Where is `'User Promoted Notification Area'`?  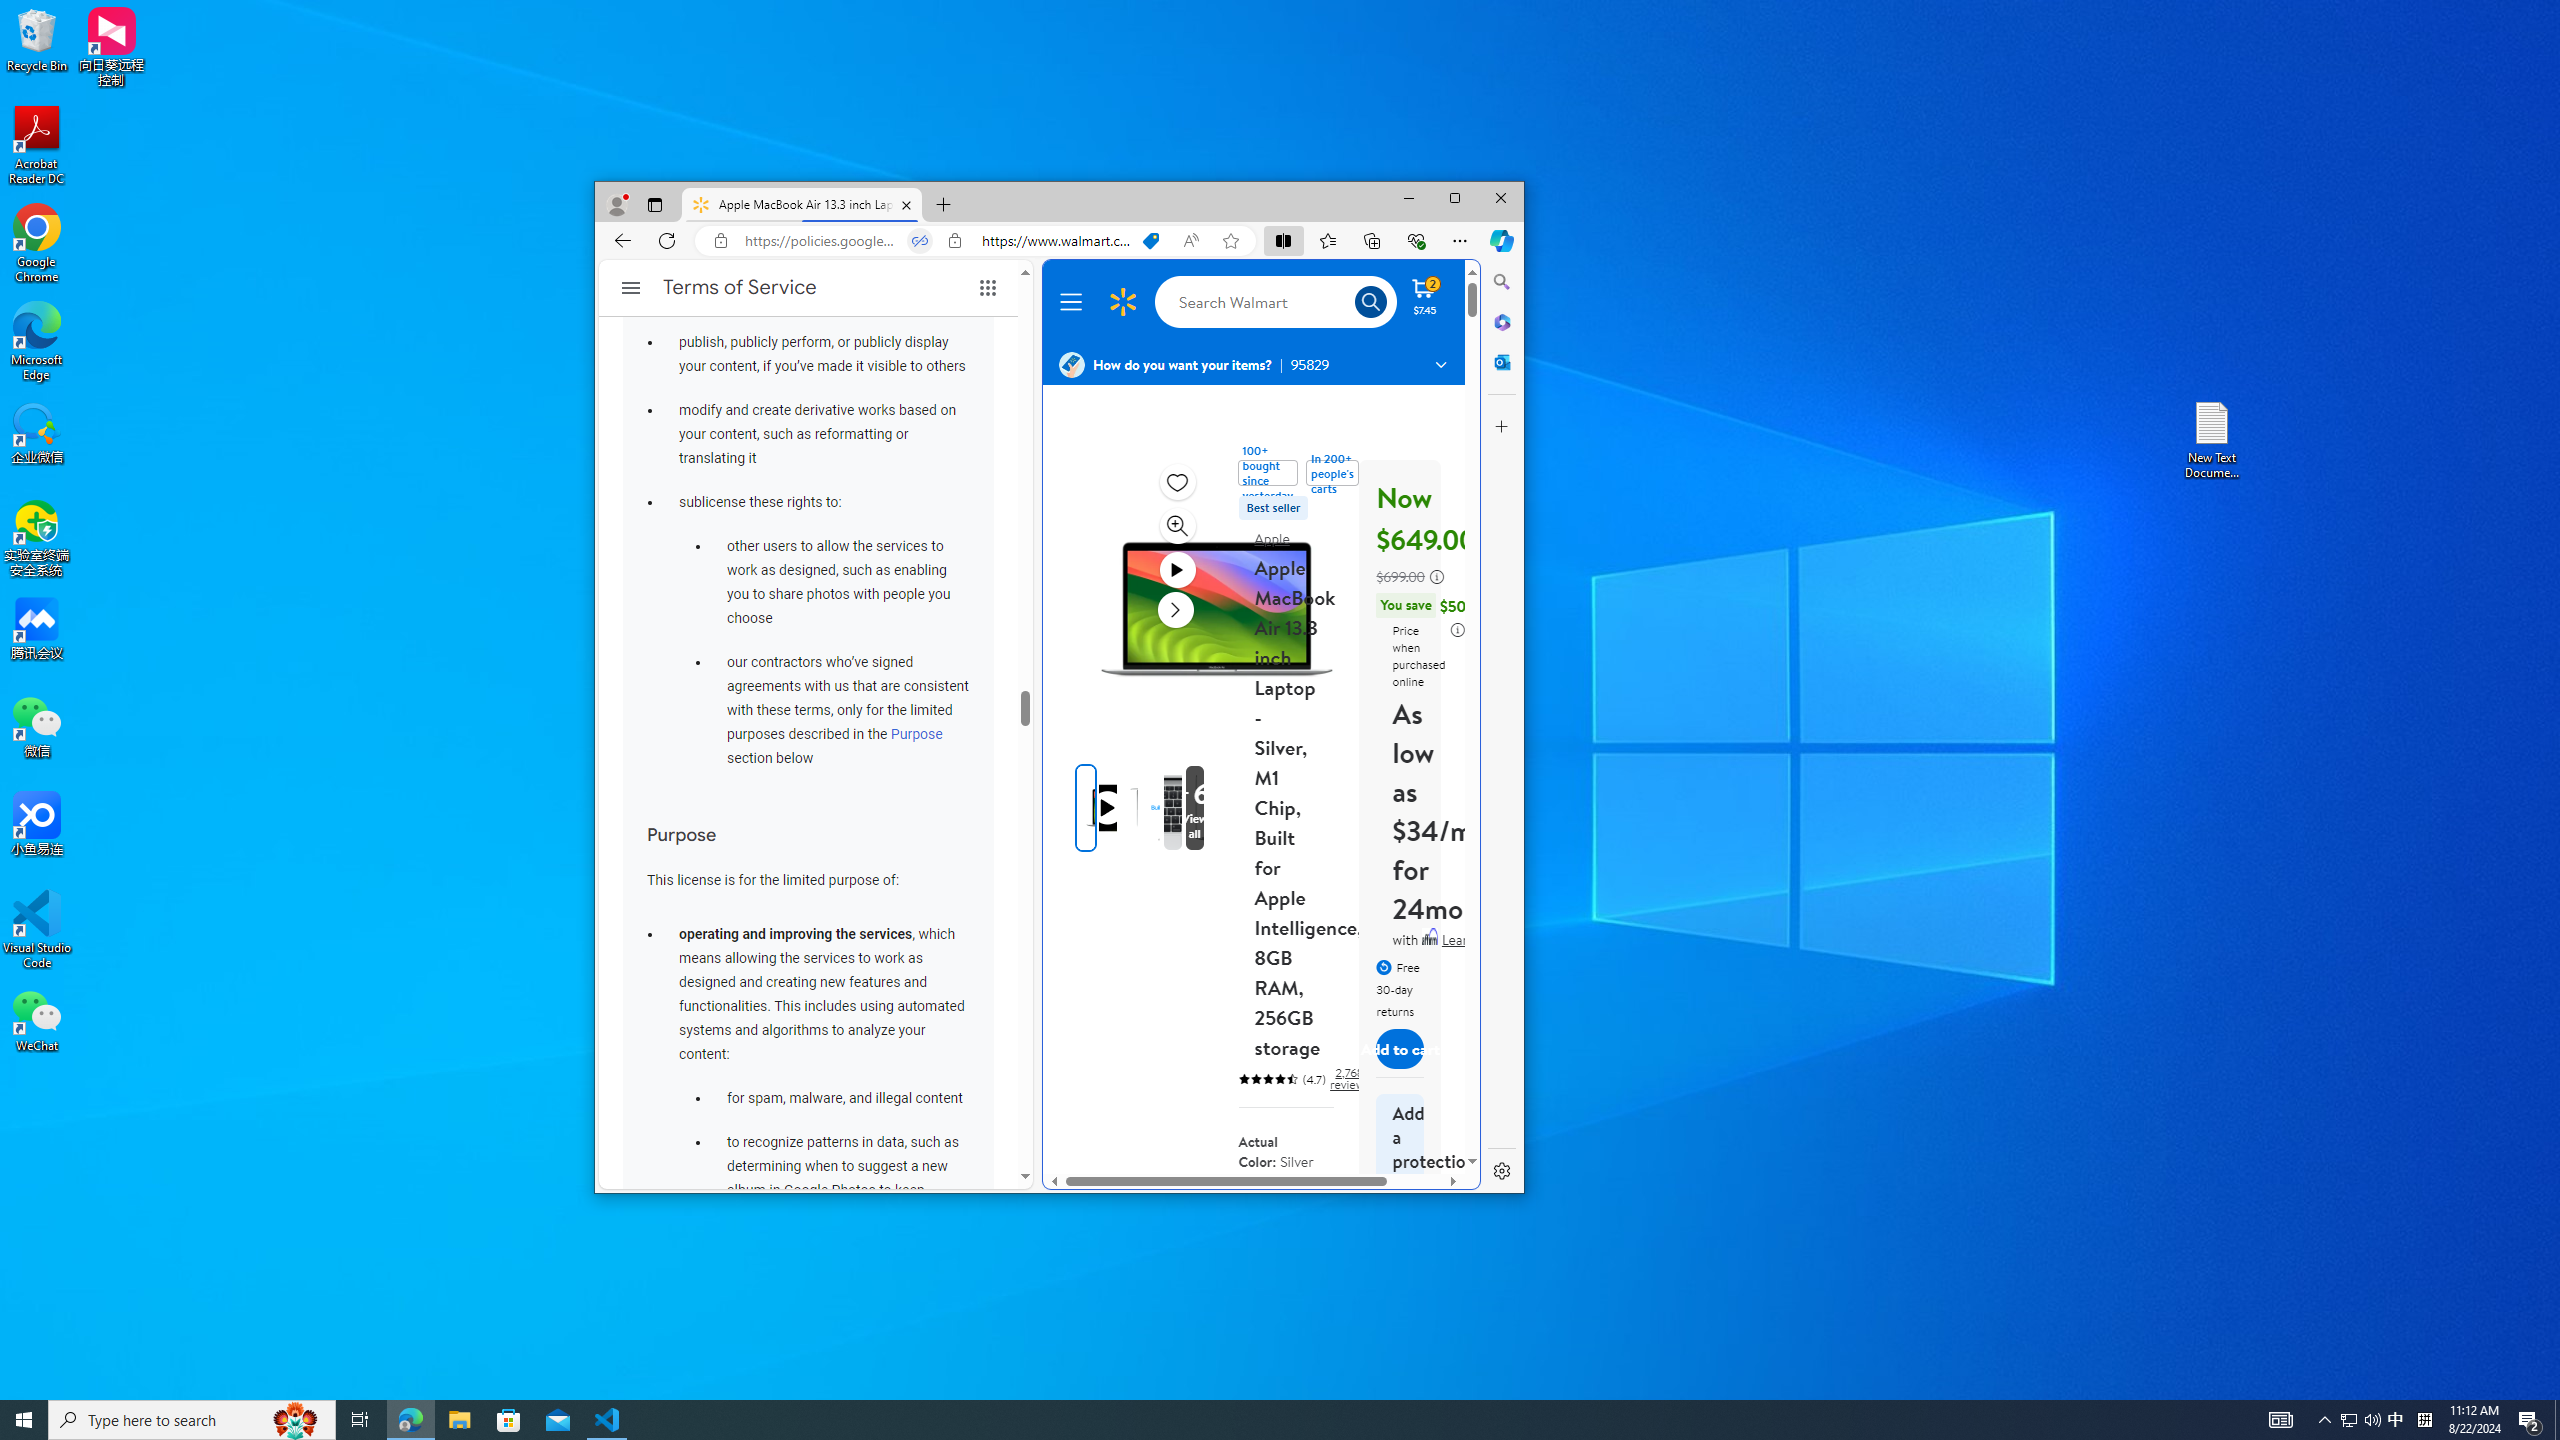
'User Promoted Notification Area' is located at coordinates (2360, 1418).